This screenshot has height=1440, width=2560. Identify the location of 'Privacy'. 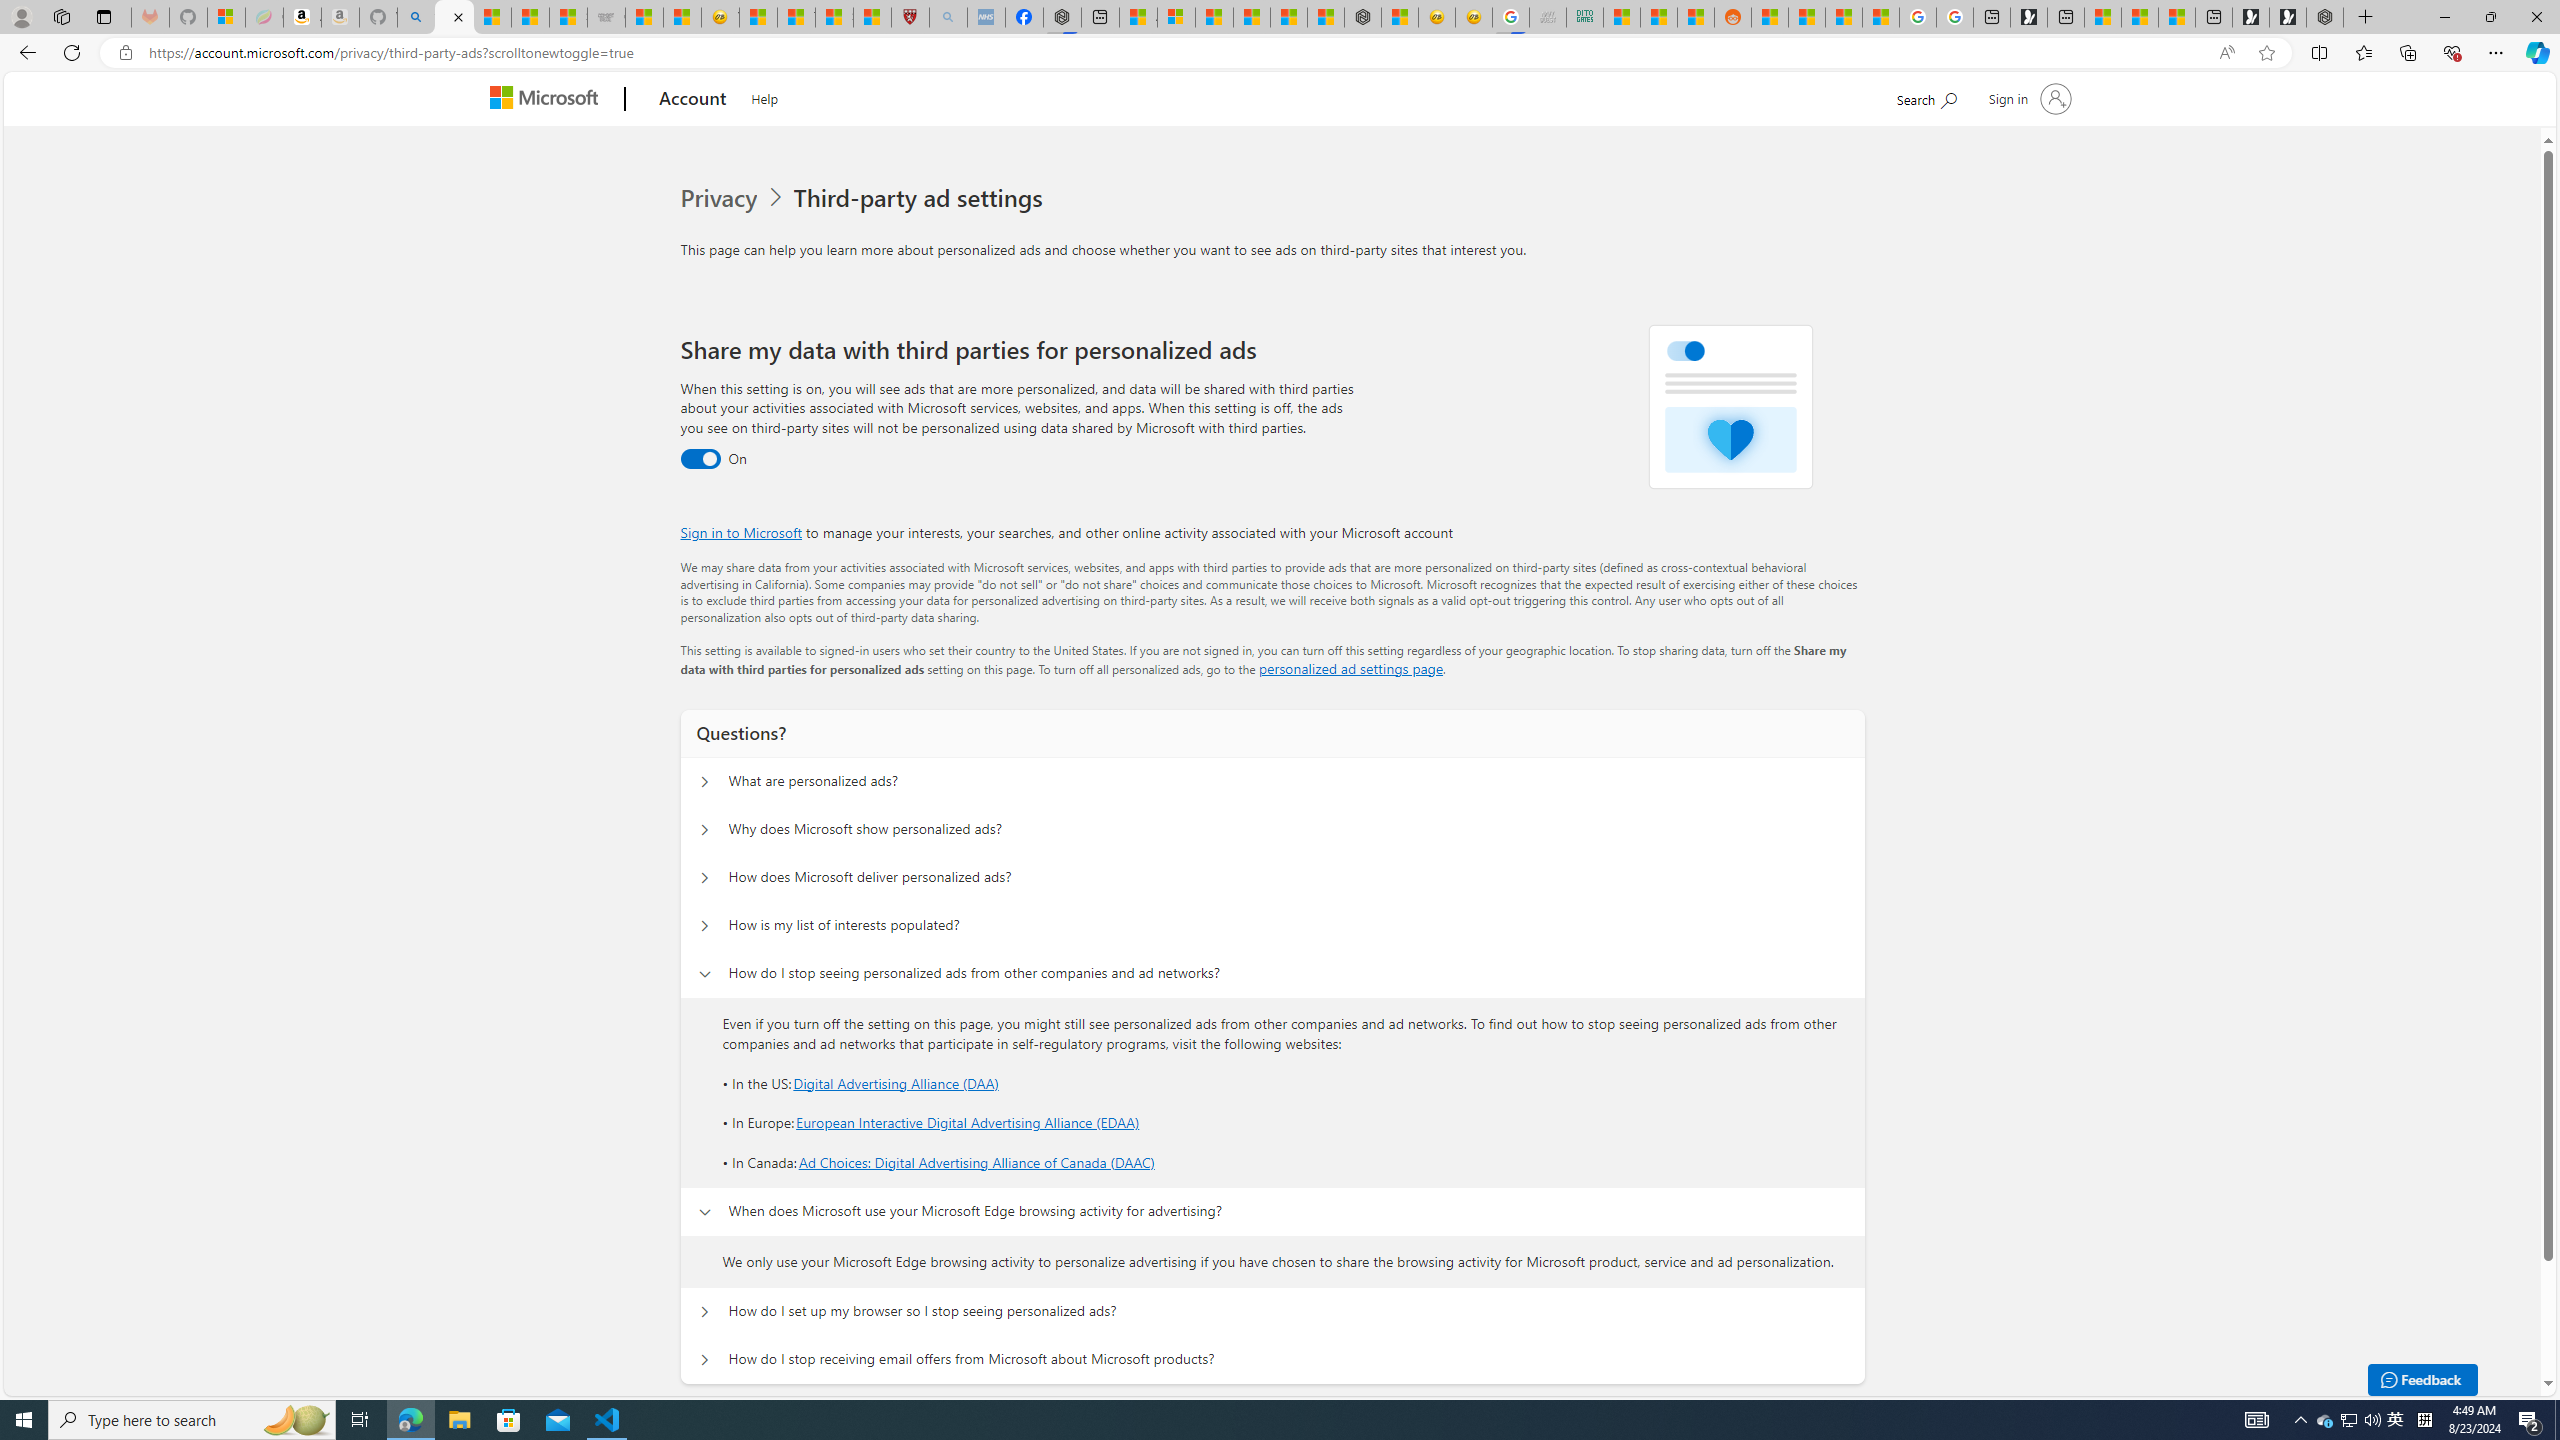
(721, 198).